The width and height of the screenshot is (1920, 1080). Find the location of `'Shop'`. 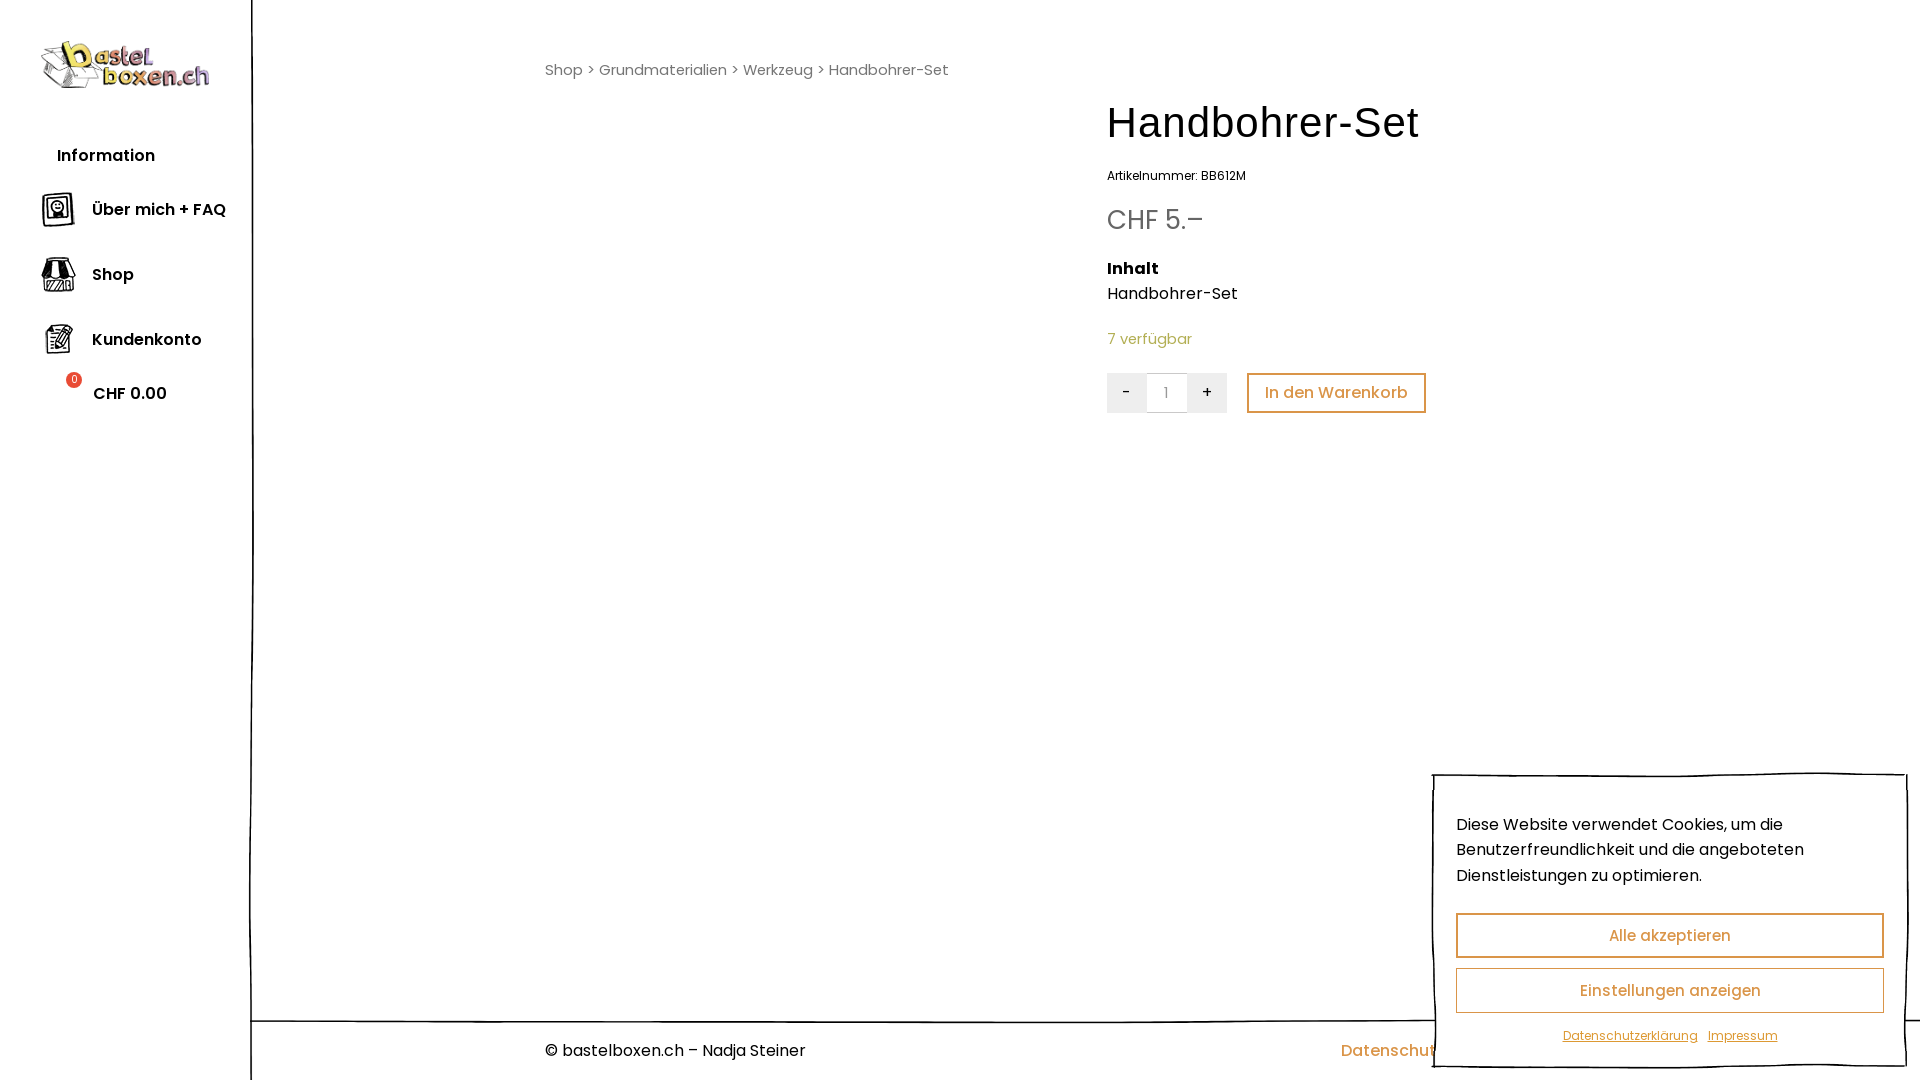

'Shop' is located at coordinates (545, 68).